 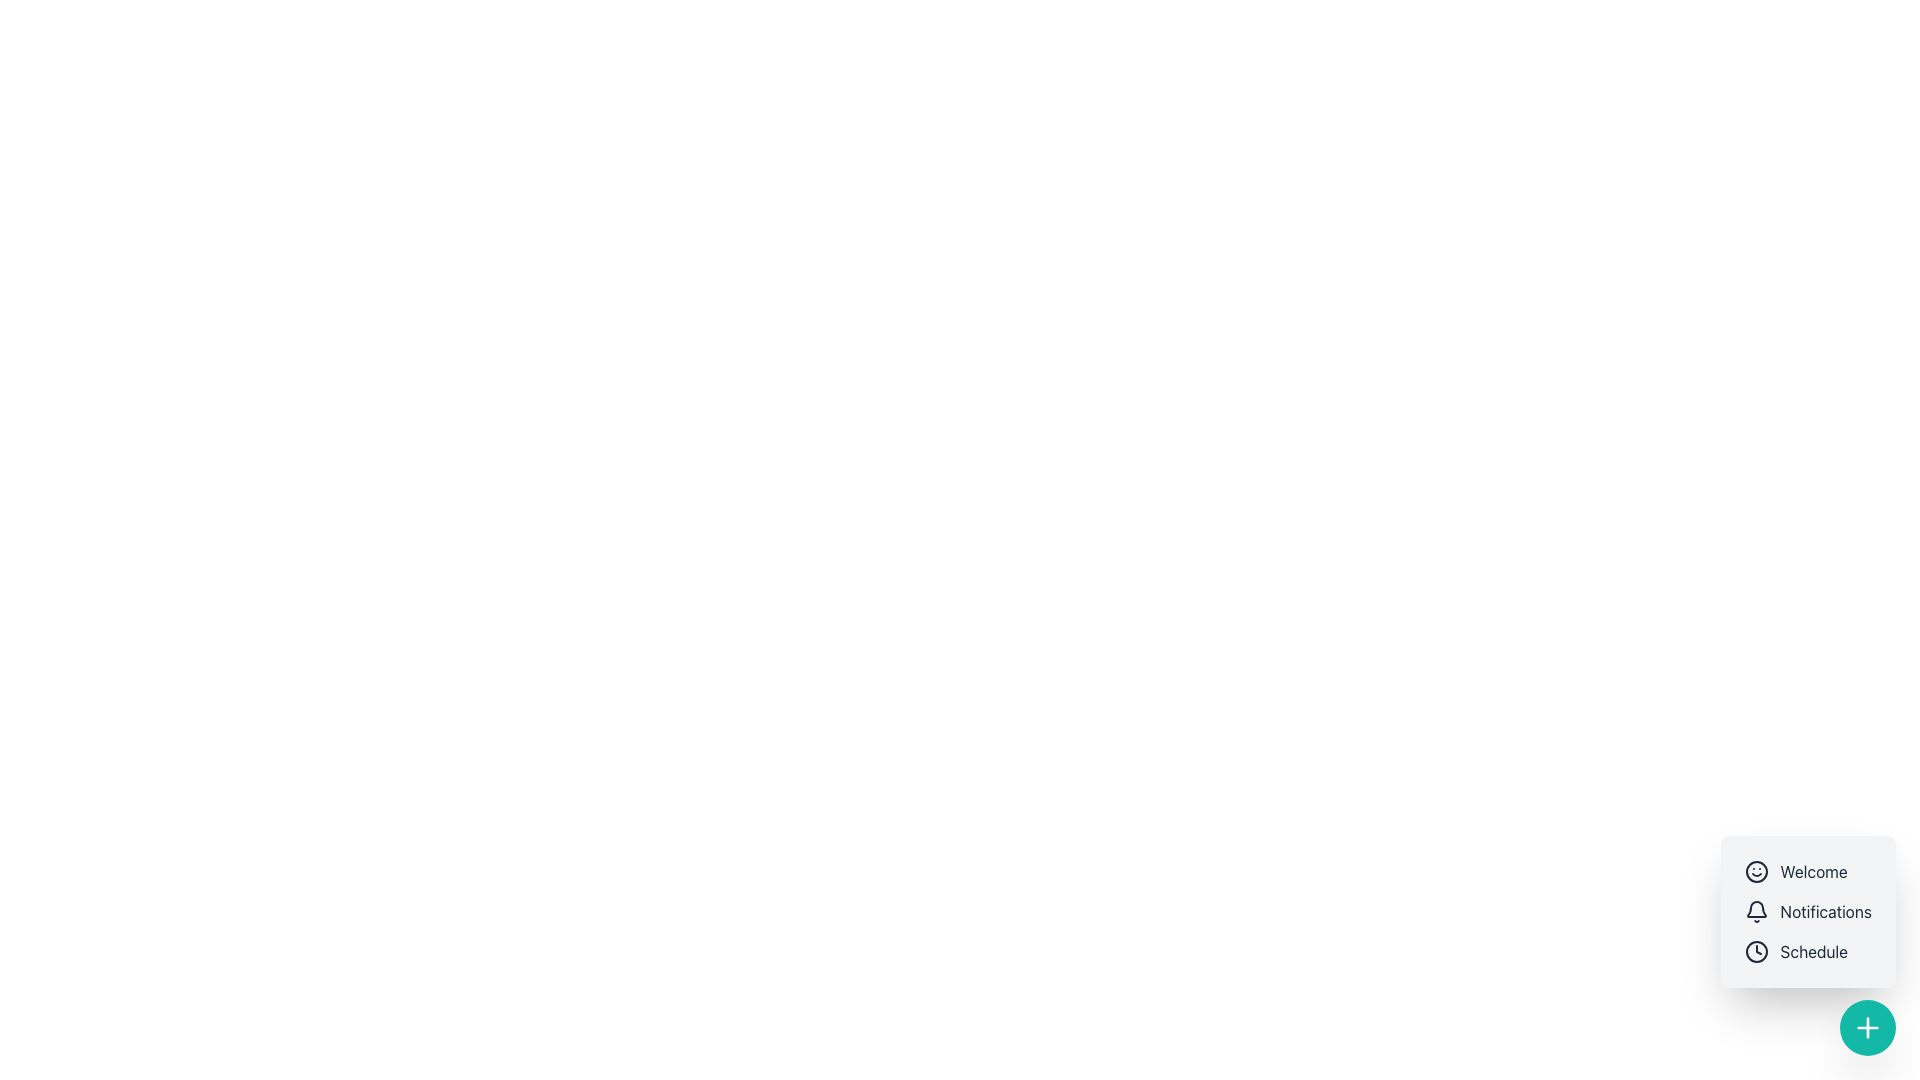 What do you see at coordinates (1796, 951) in the screenshot?
I see `the 'Schedule' button located at the bottom right of the interface, which features a clock icon and changes color on hover` at bounding box center [1796, 951].